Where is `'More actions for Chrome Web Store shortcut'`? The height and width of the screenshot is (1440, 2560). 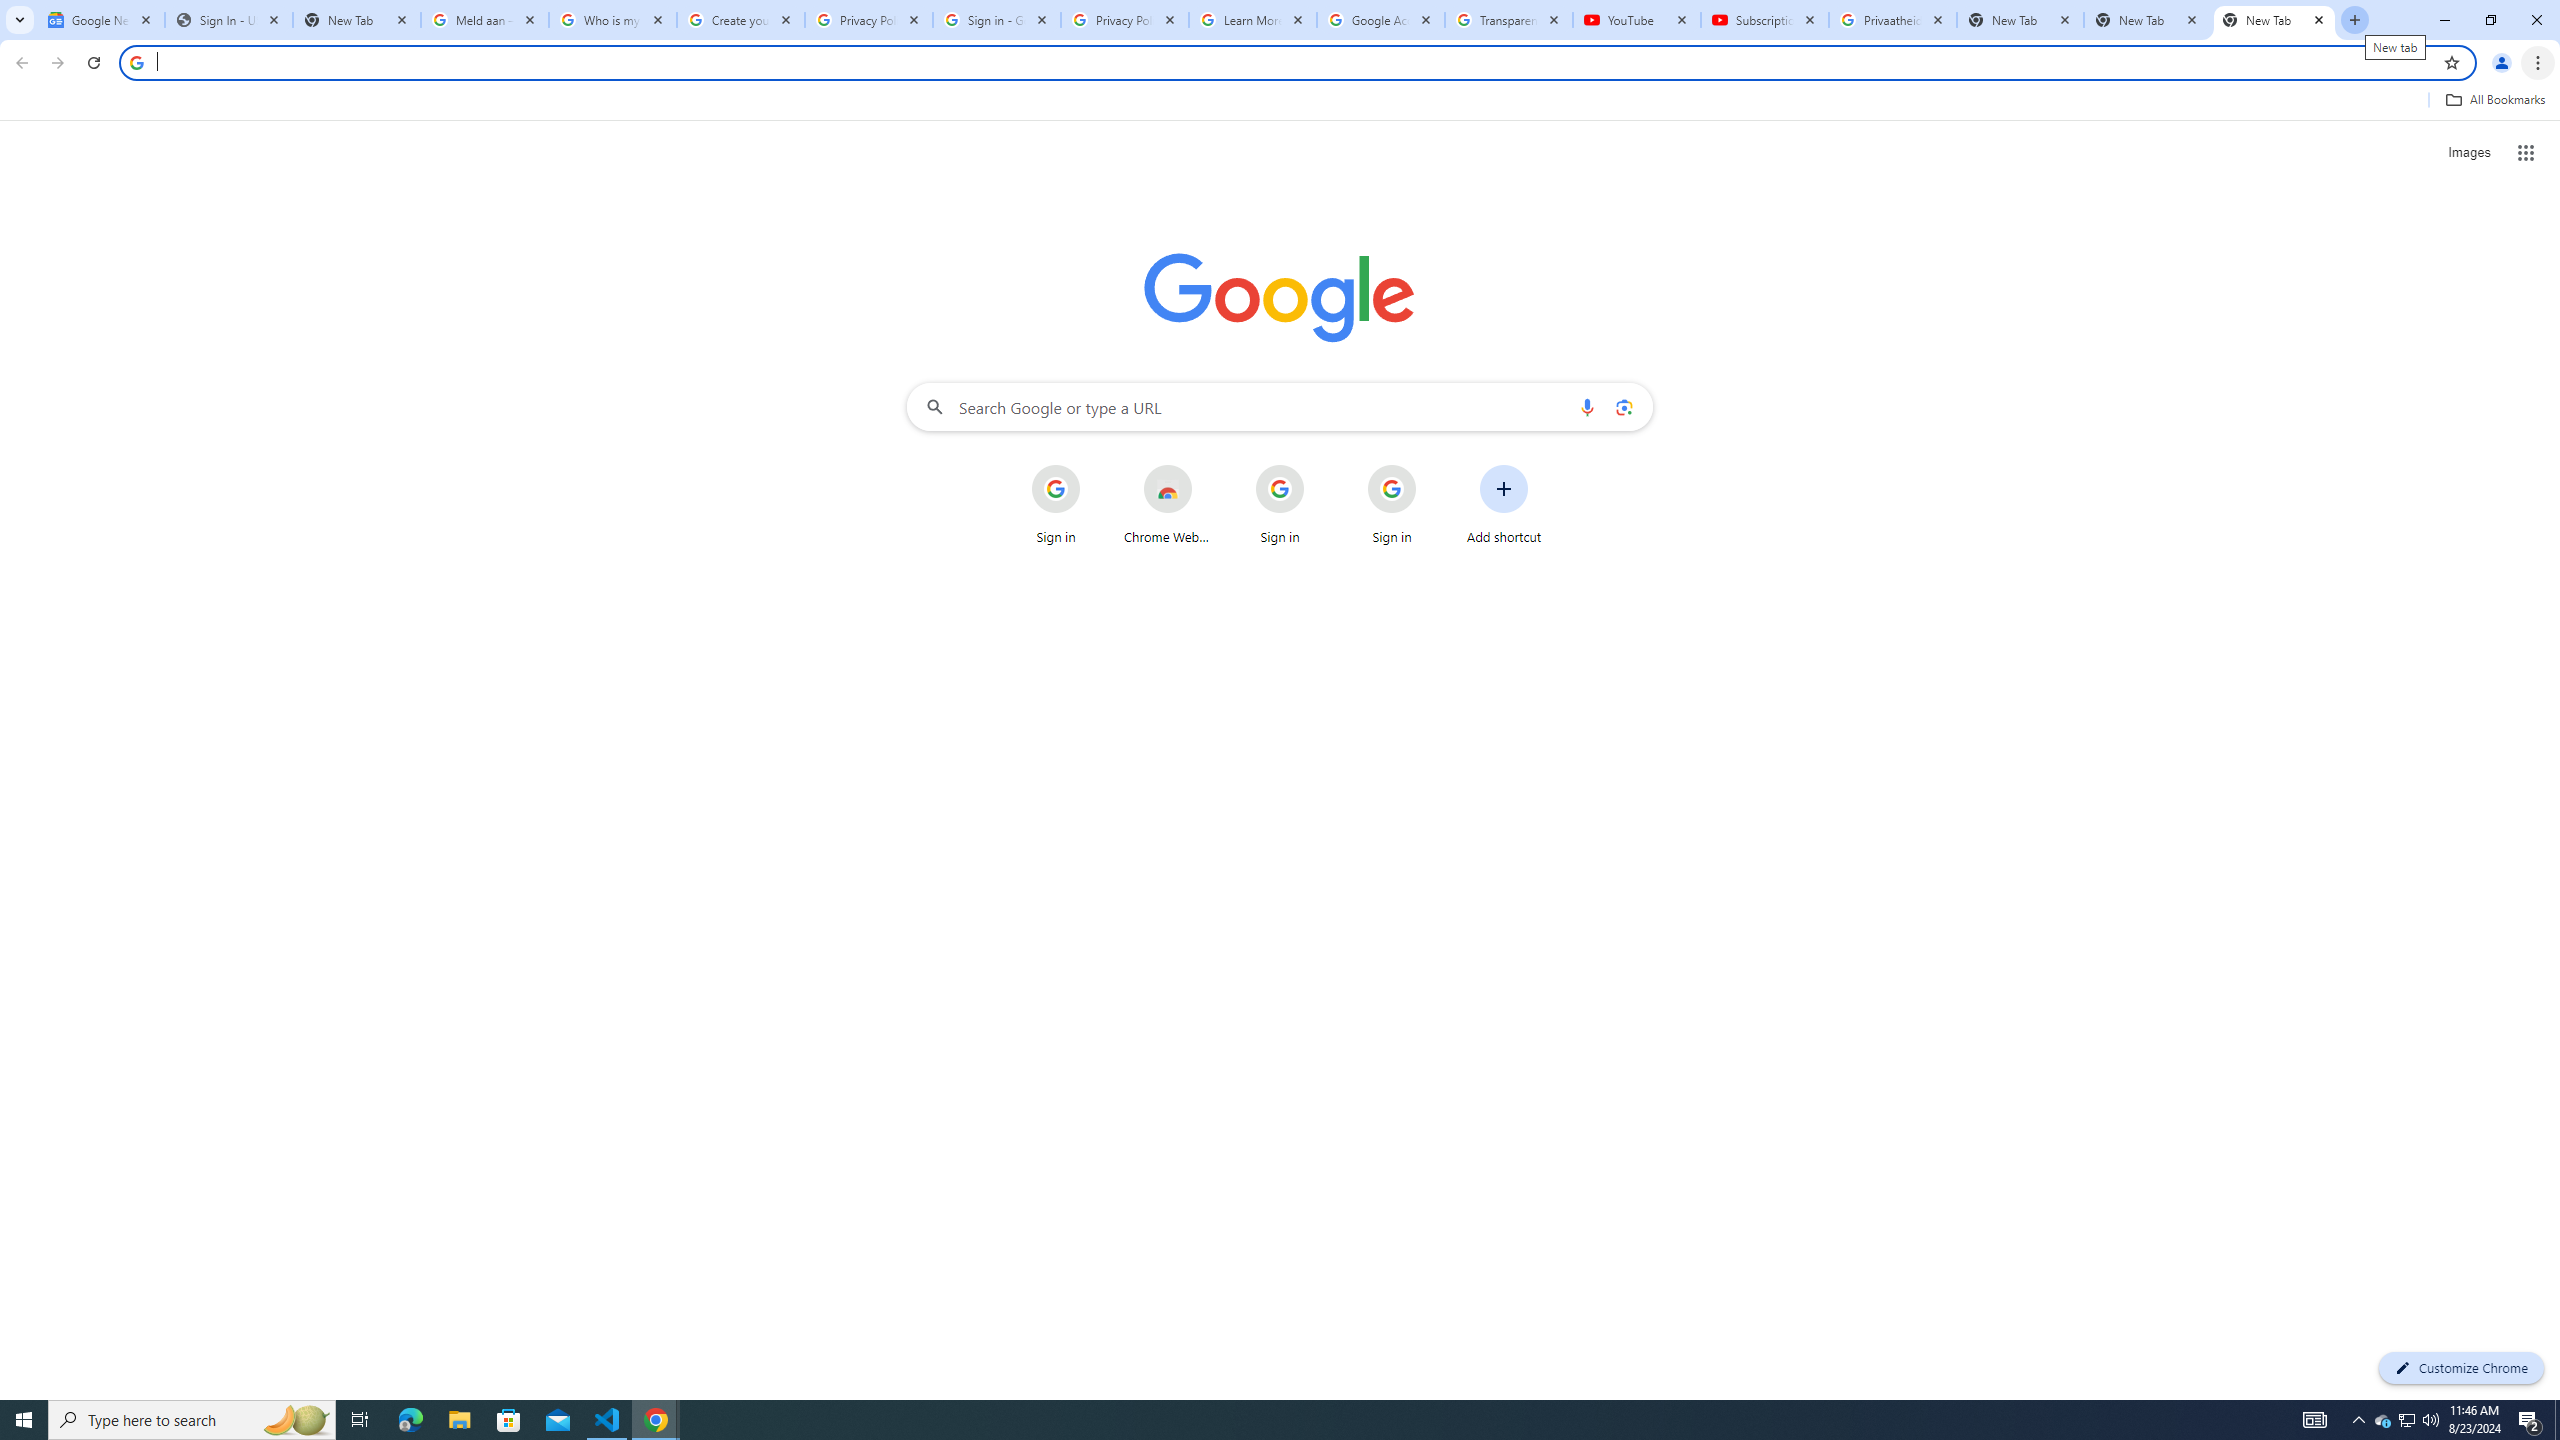 'More actions for Chrome Web Store shortcut' is located at coordinates (1206, 467).